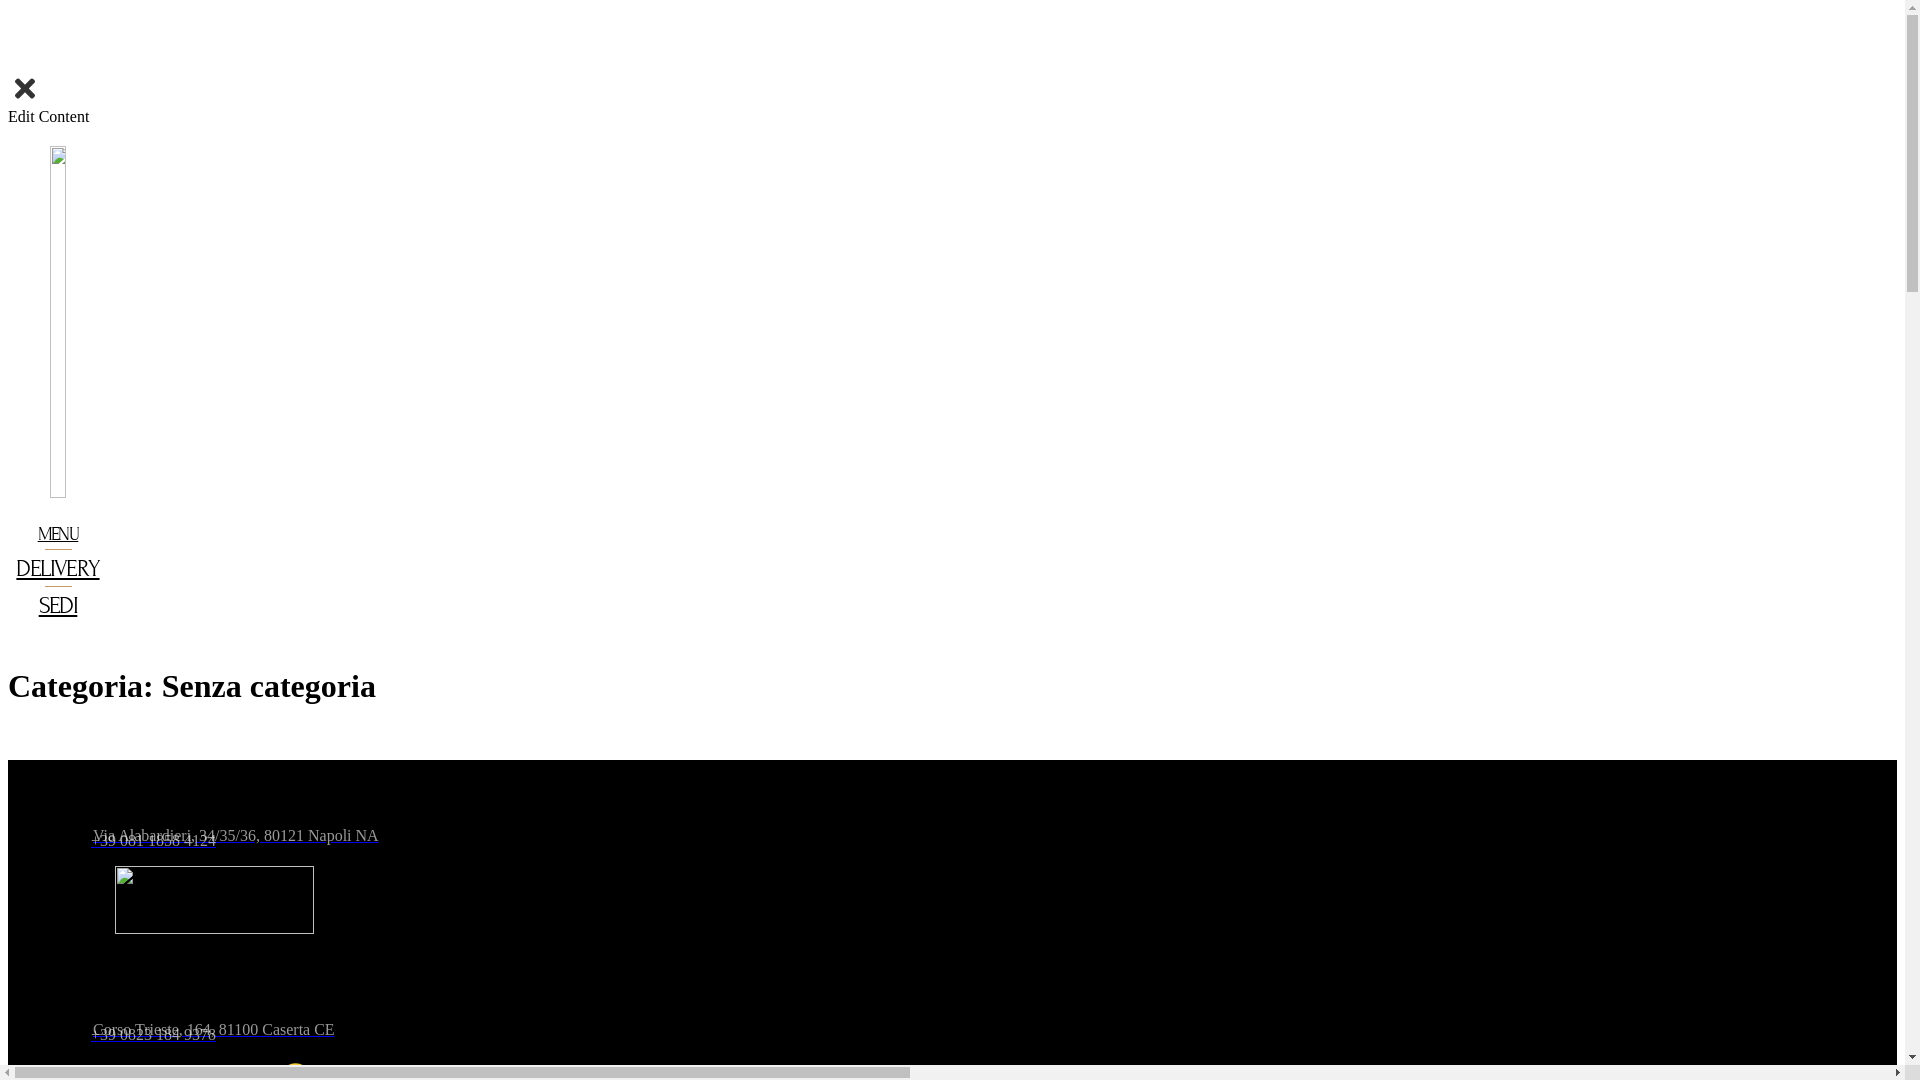  What do you see at coordinates (58, 604) in the screenshot?
I see `'SEDI'` at bounding box center [58, 604].